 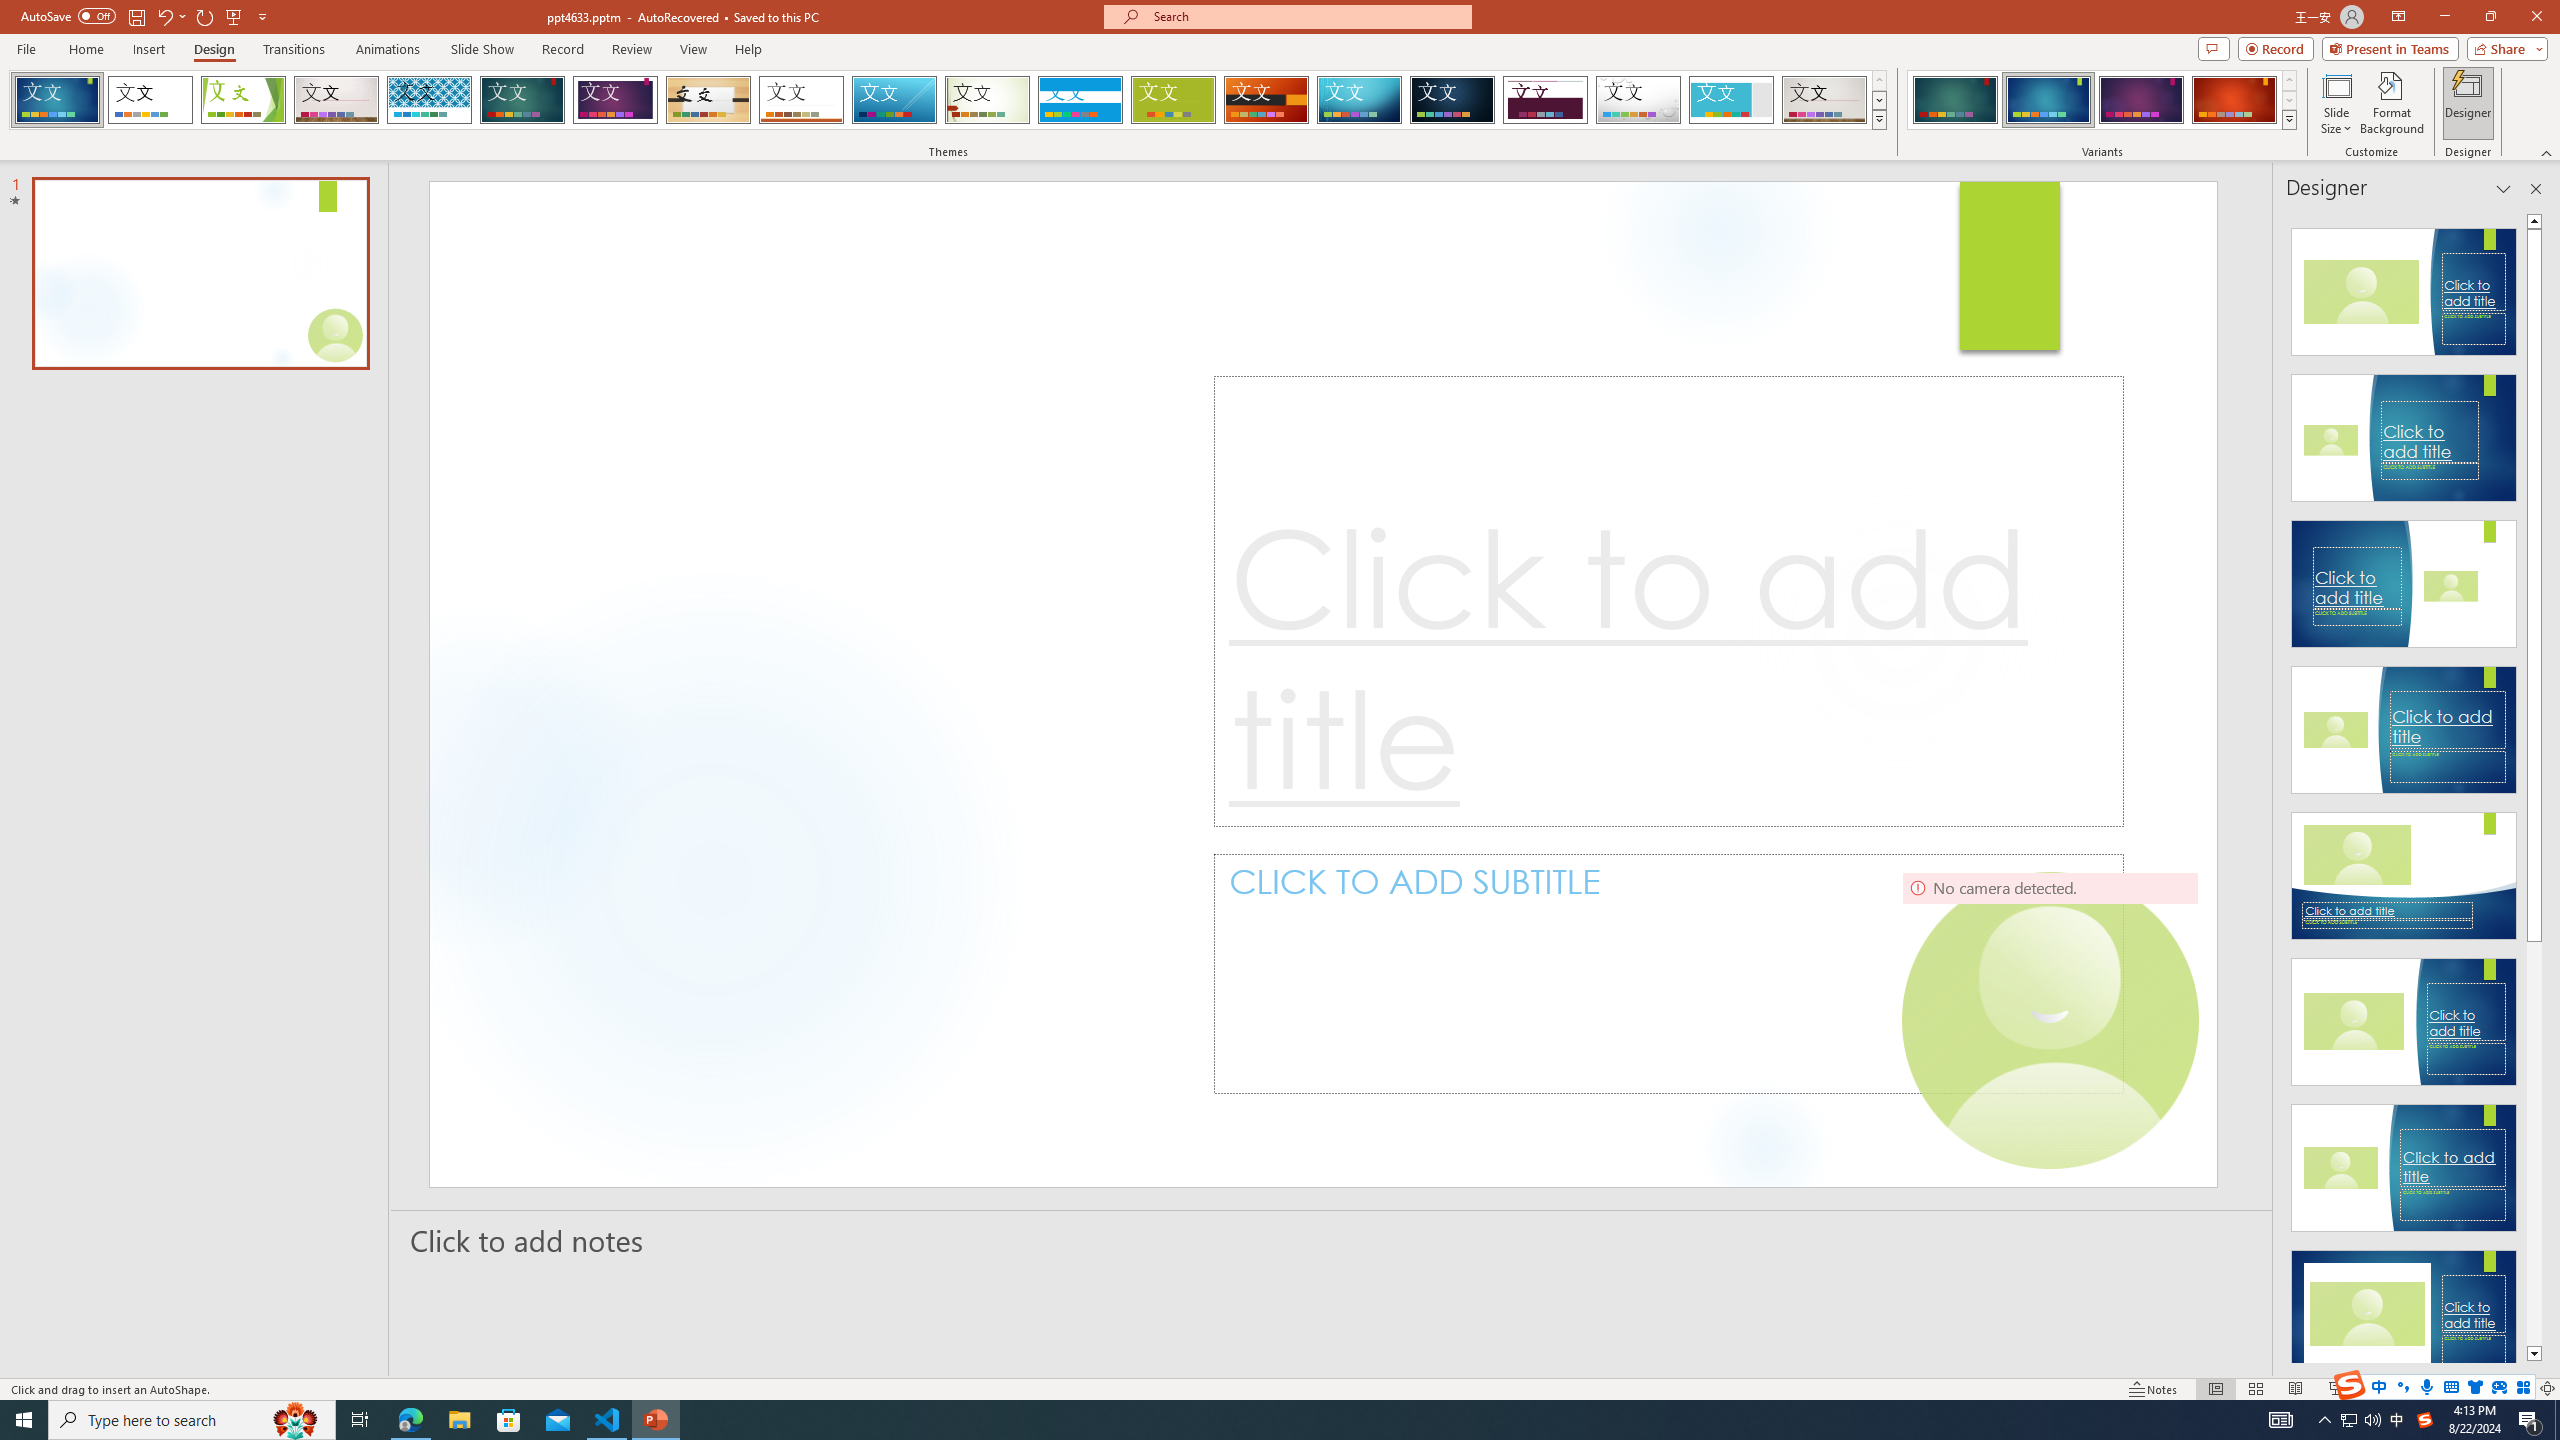 What do you see at coordinates (233, 15) in the screenshot?
I see `'From Beginning'` at bounding box center [233, 15].